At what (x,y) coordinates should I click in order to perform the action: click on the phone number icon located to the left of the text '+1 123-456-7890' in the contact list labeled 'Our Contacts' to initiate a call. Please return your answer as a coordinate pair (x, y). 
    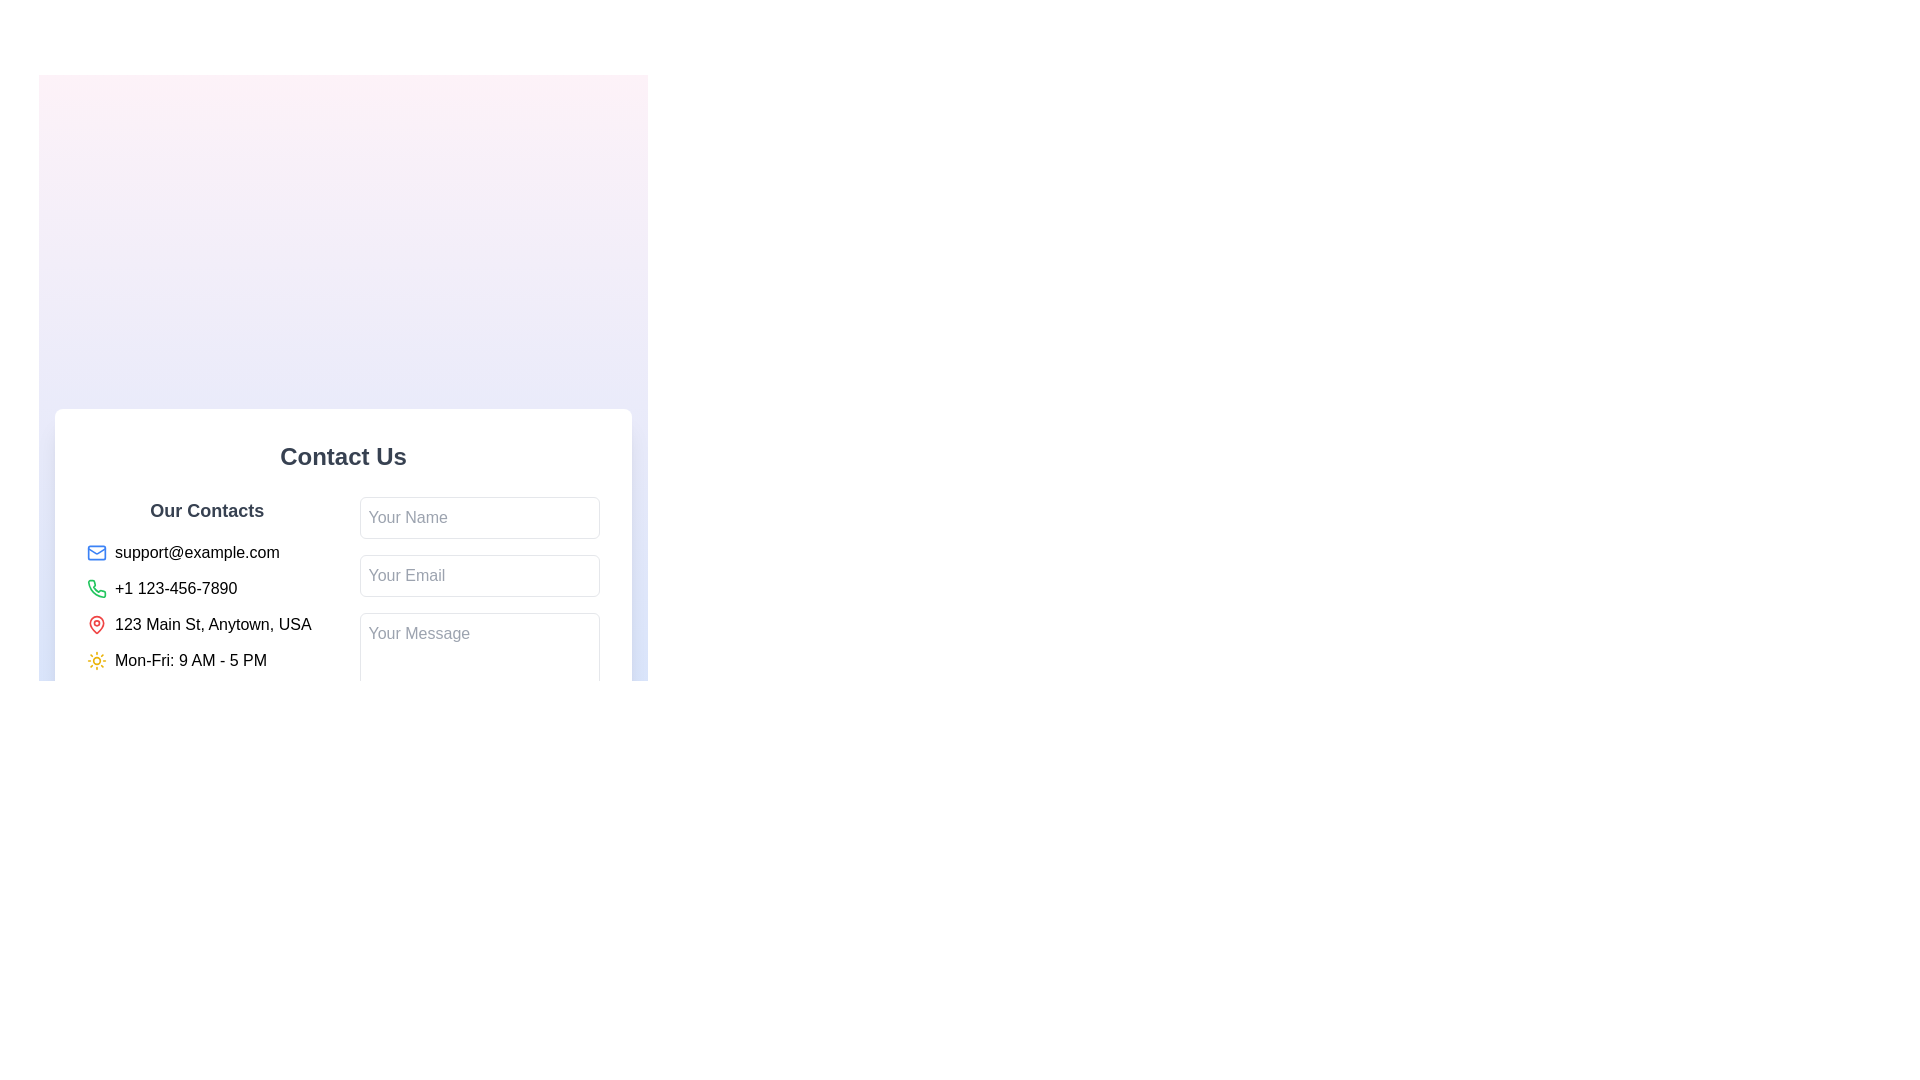
    Looking at the image, I should click on (95, 586).